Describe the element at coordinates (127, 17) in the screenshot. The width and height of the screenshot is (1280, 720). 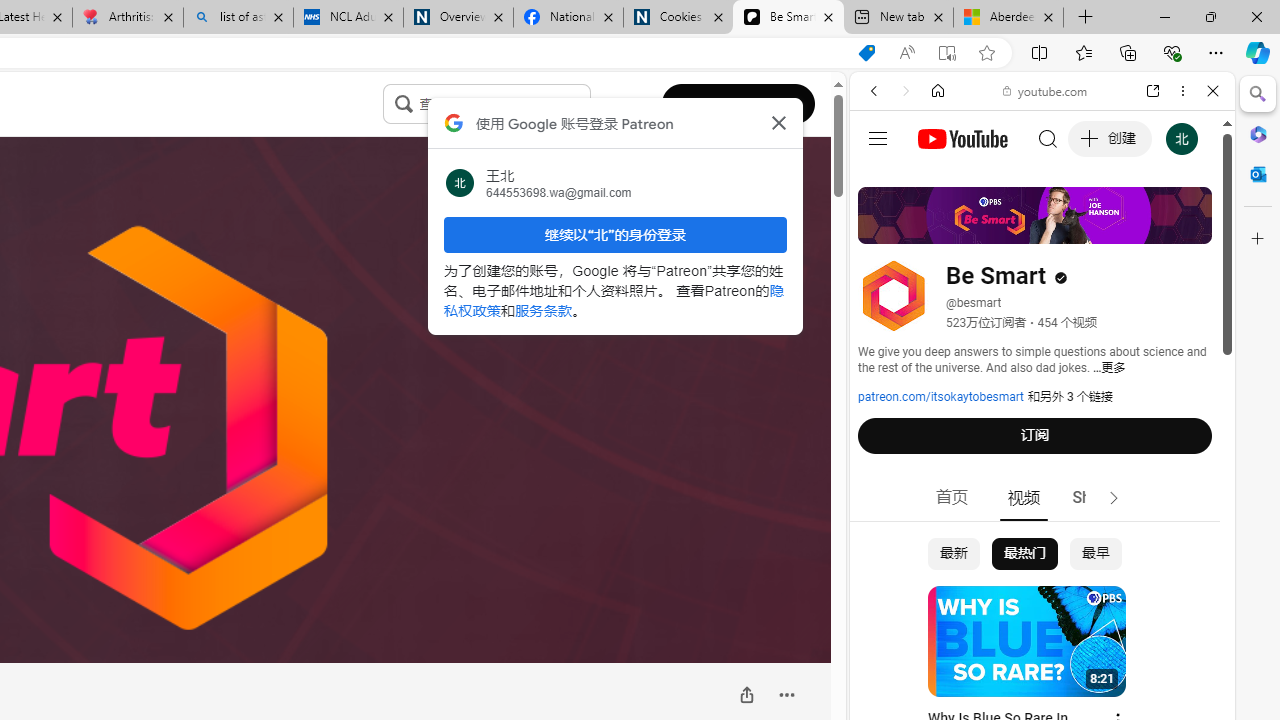
I see `'Arthritis: Ask Health Professionals'` at that location.